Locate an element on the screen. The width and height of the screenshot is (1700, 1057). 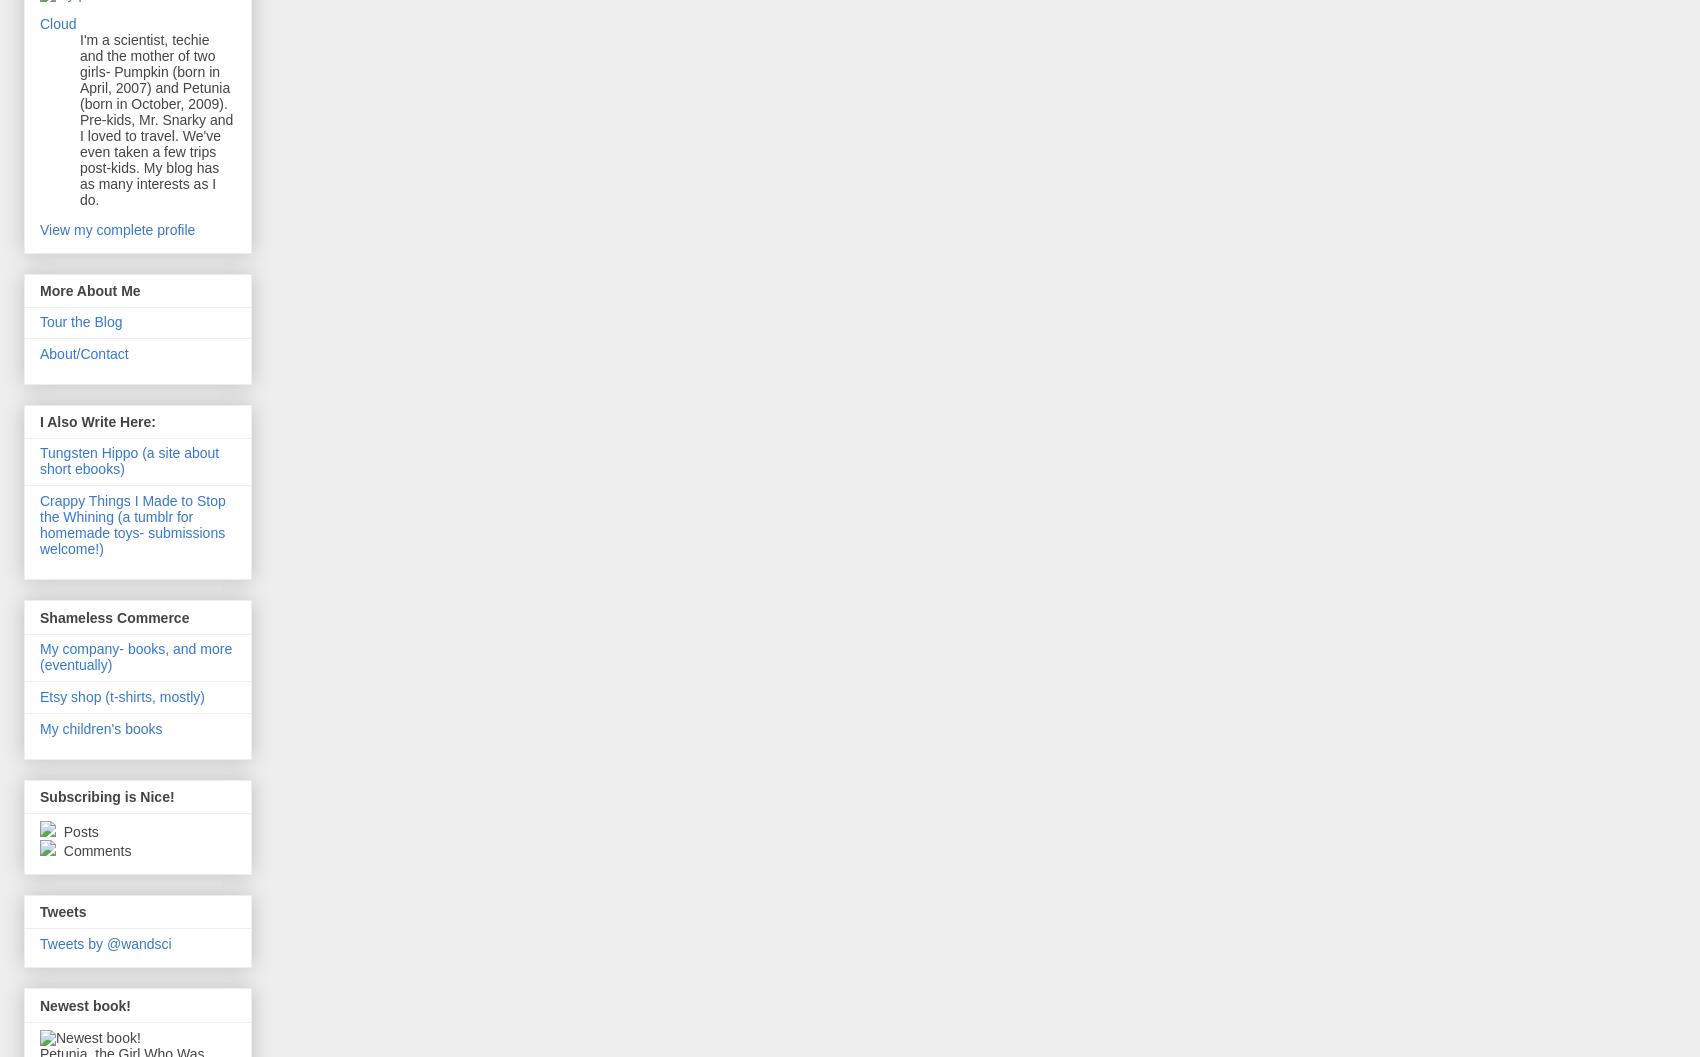
'More About Me' is located at coordinates (89, 289).